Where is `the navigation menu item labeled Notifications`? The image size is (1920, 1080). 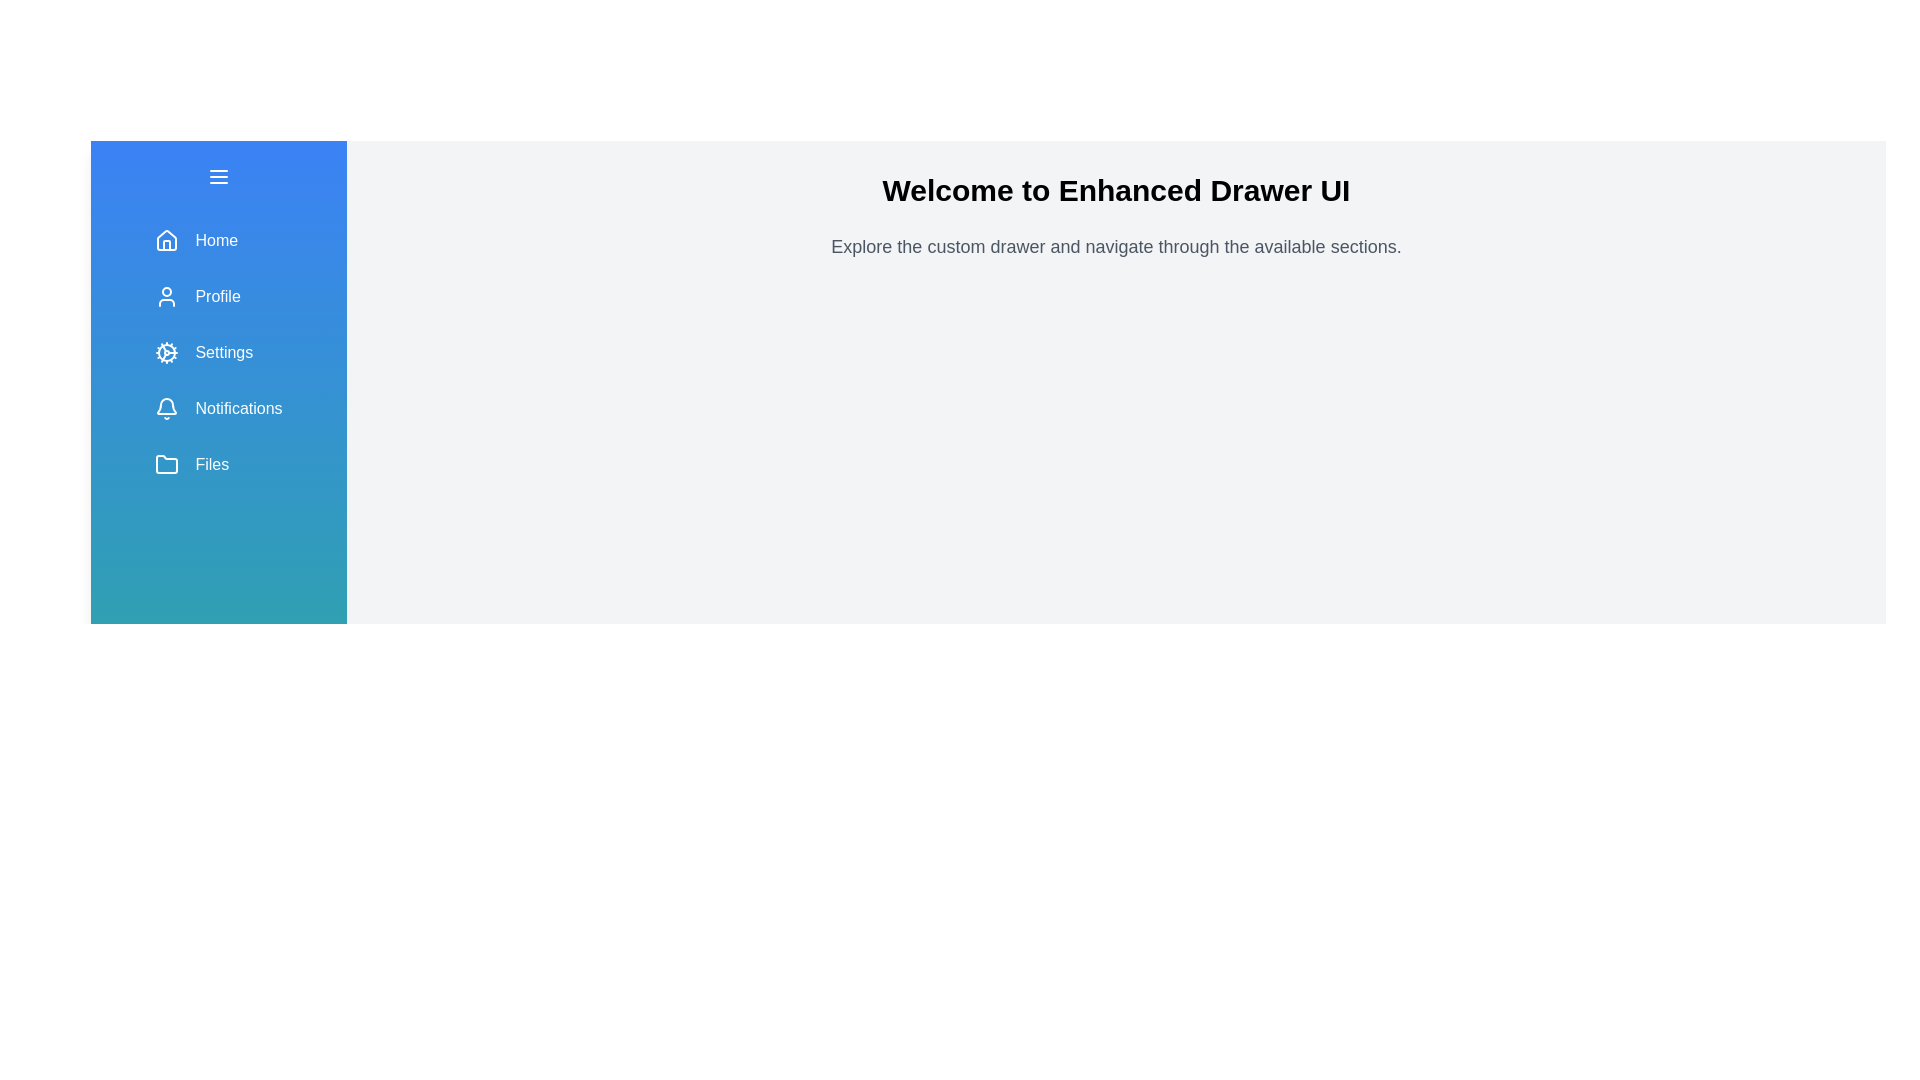 the navigation menu item labeled Notifications is located at coordinates (219, 407).